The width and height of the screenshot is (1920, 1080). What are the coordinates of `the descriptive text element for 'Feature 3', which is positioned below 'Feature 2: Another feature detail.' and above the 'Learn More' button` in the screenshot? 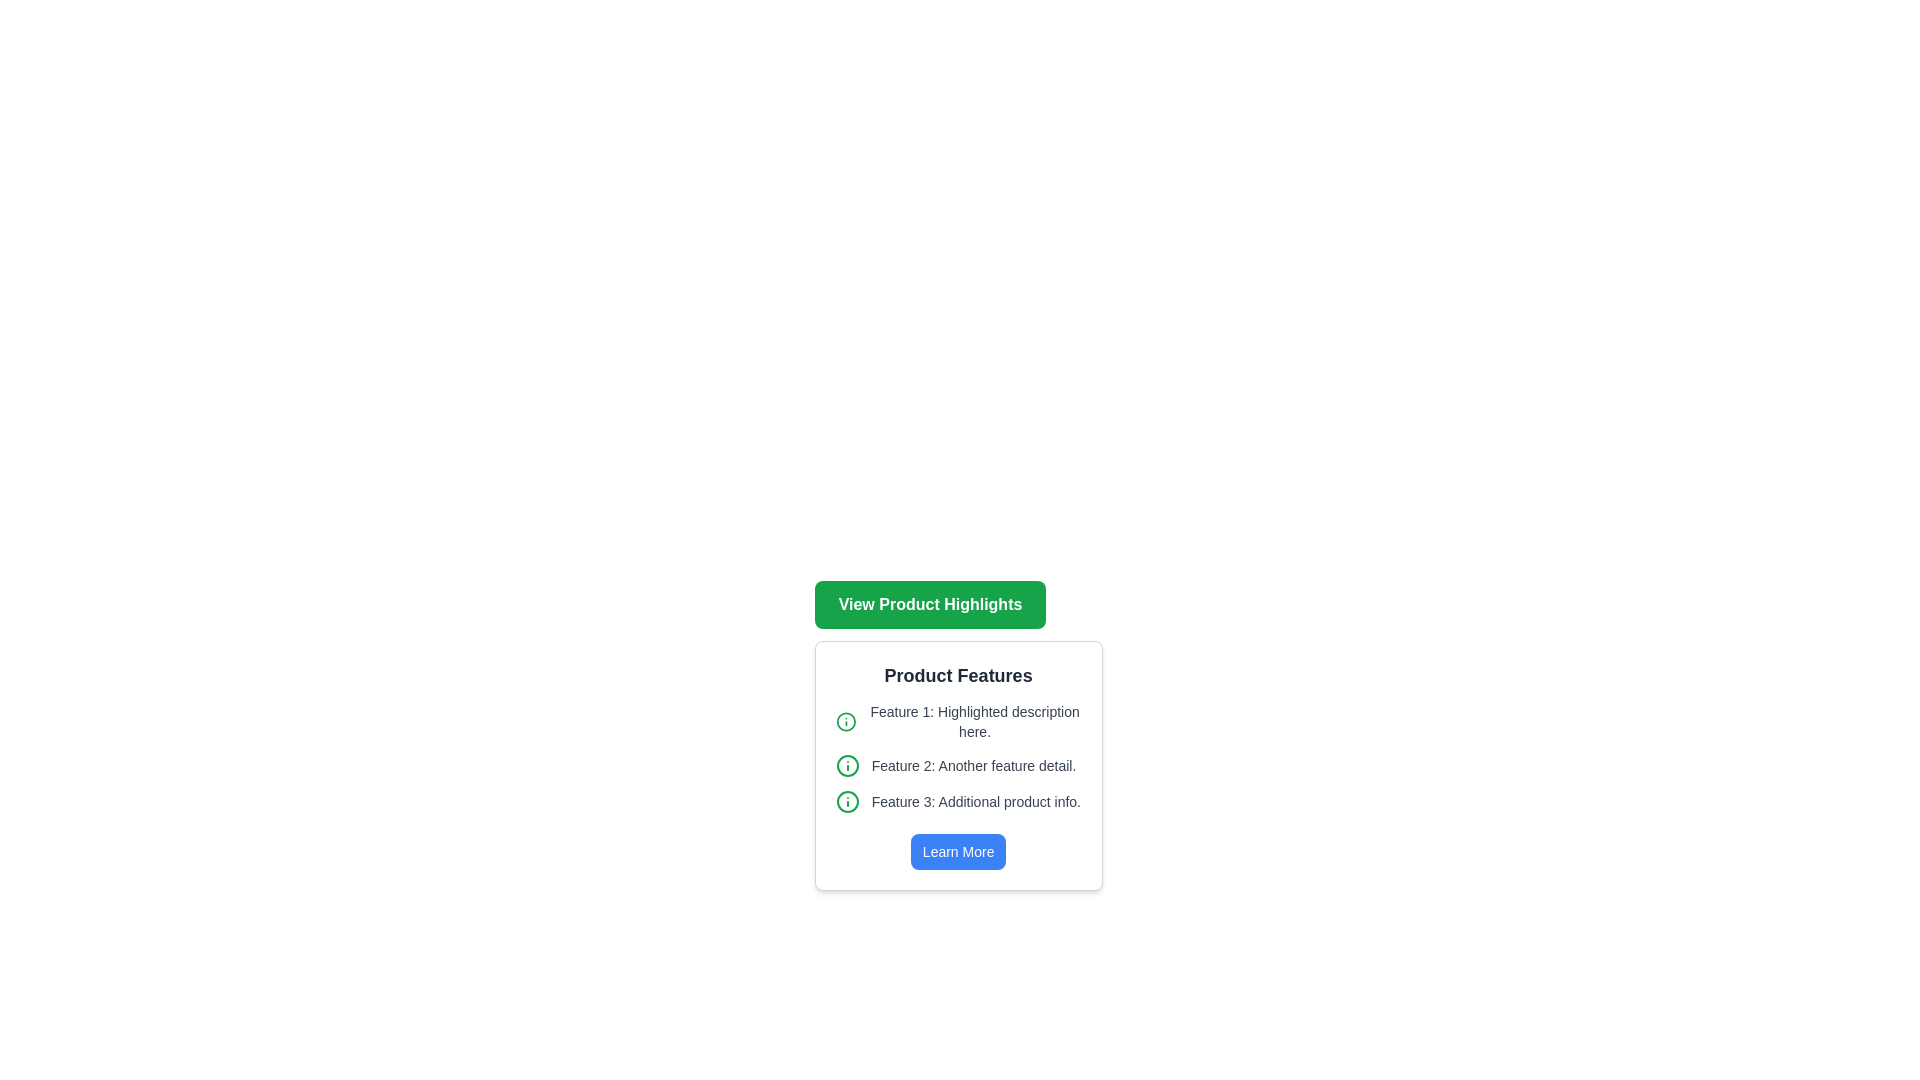 It's located at (957, 801).